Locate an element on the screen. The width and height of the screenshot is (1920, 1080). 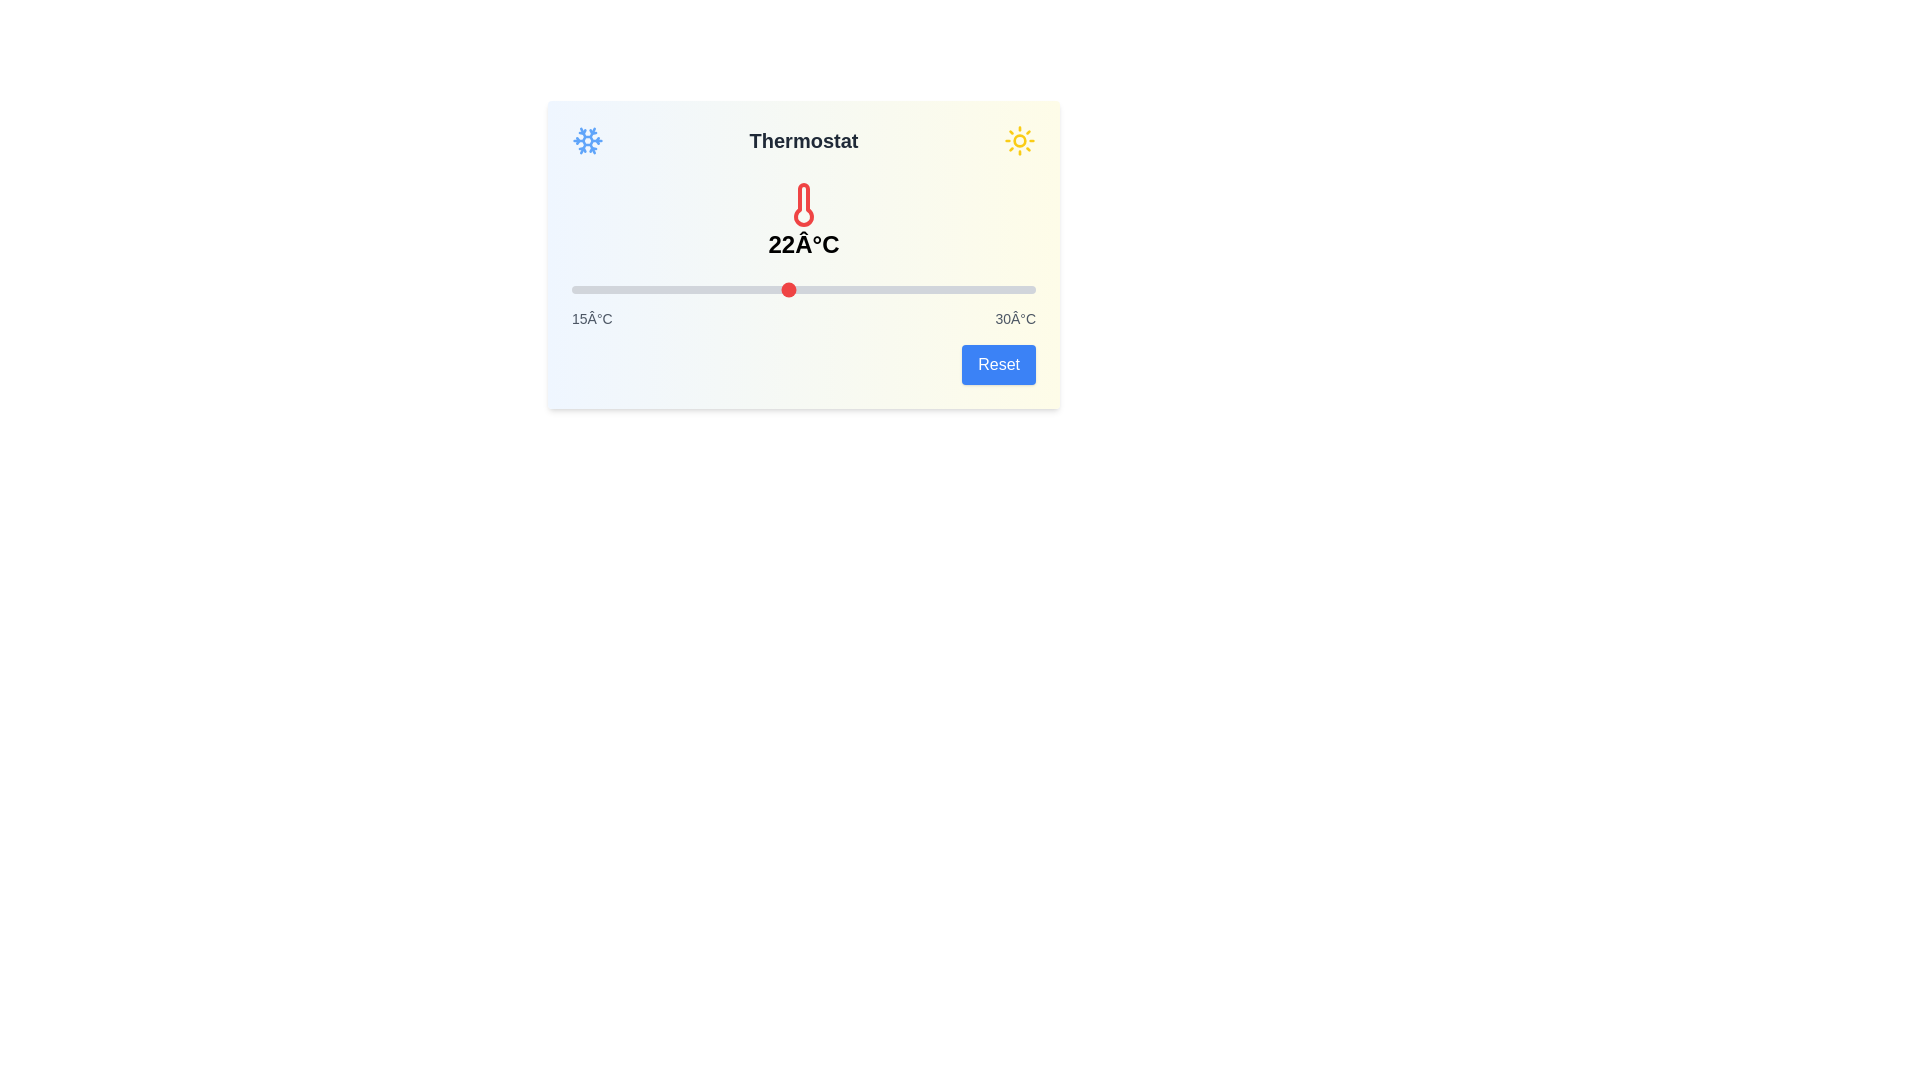
the slider to set the temperature to 20 degrees is located at coordinates (725, 289).